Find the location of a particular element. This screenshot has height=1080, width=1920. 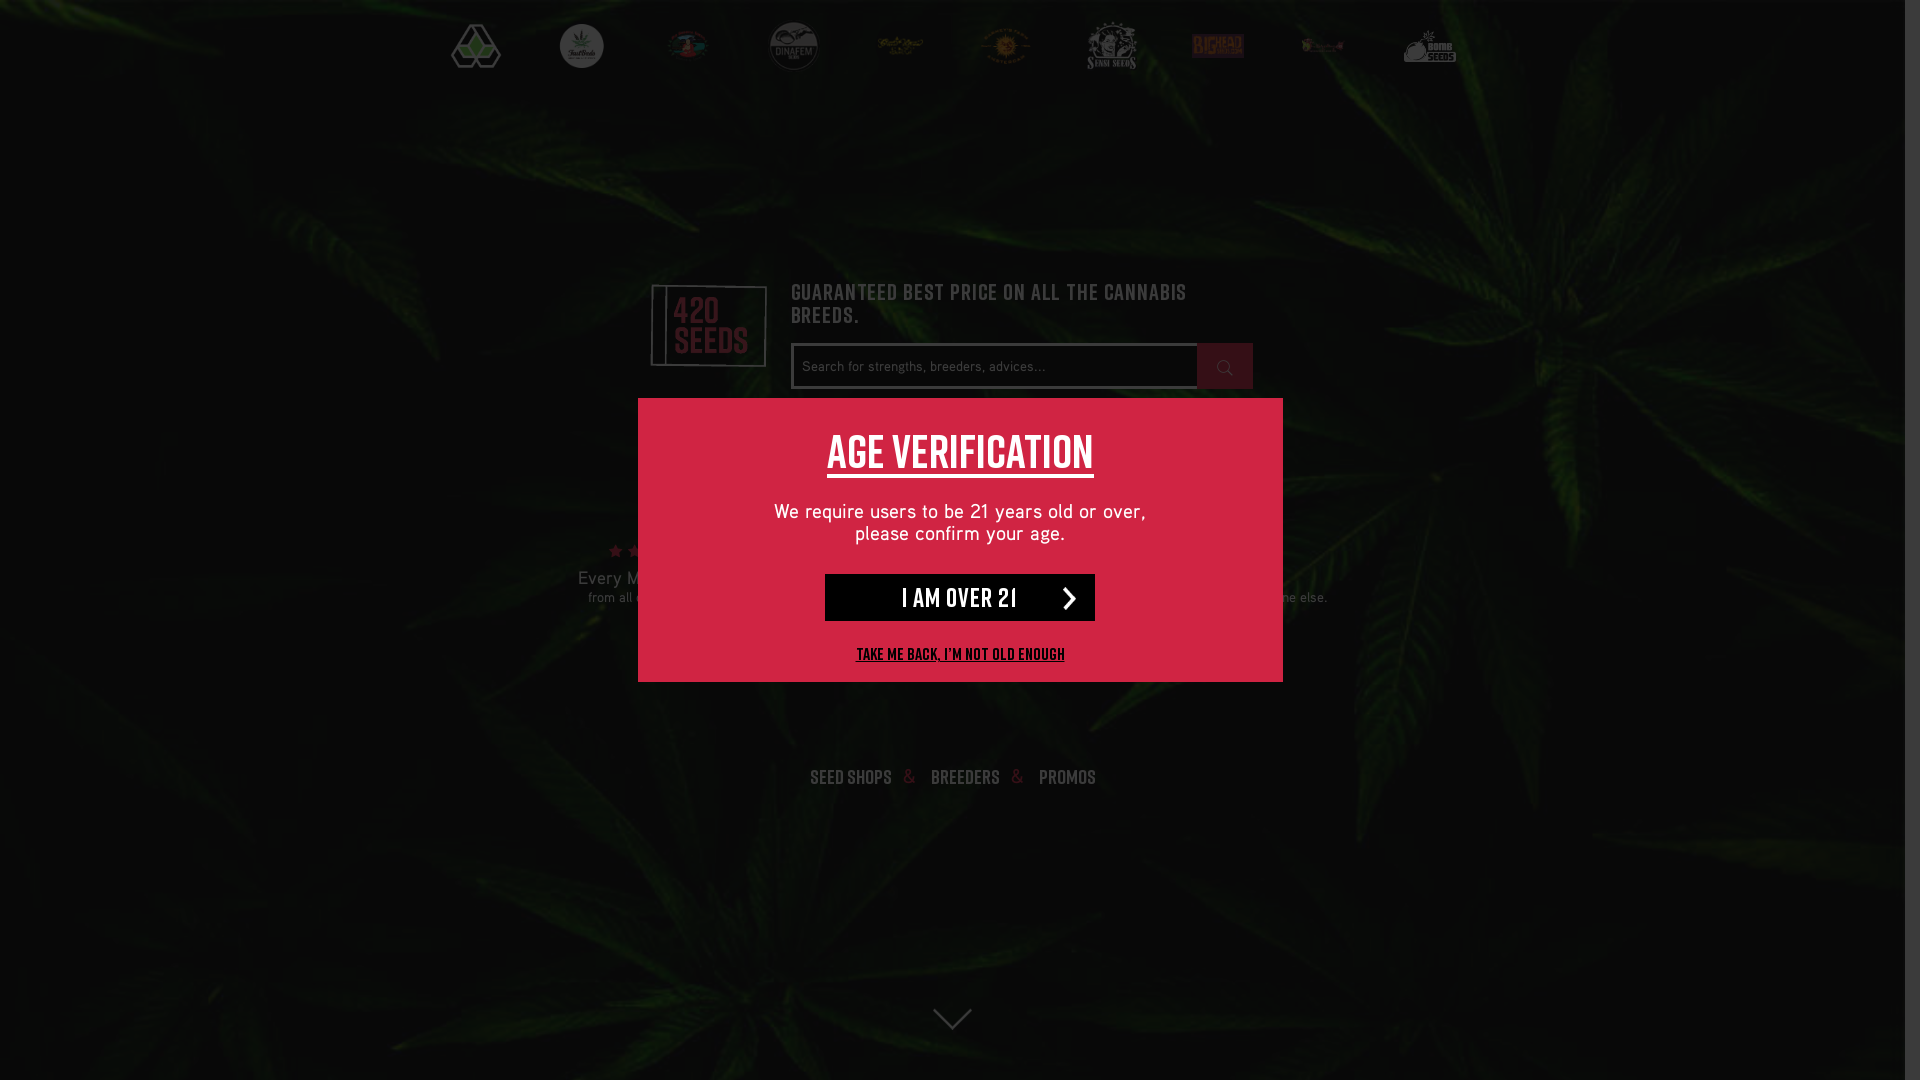

'Dinafem Seeds' is located at coordinates (741, 45).